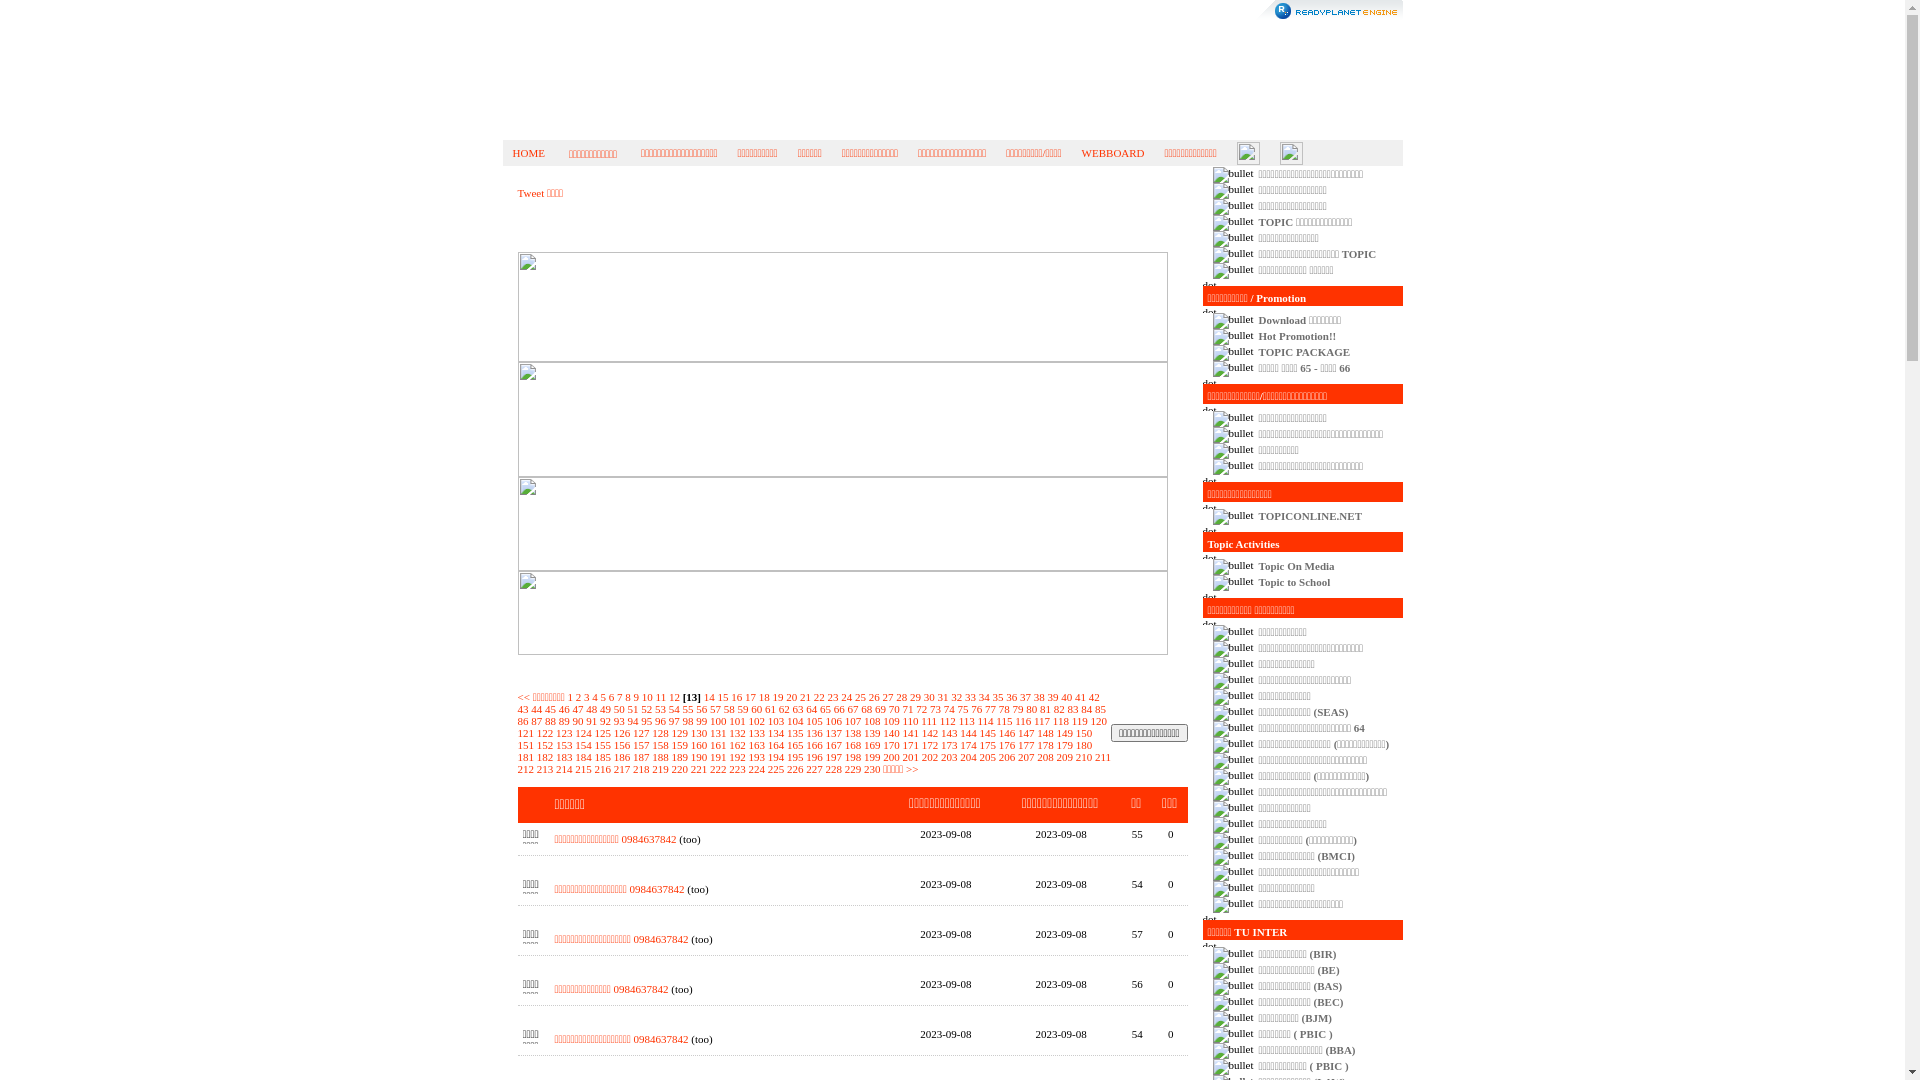 Image resolution: width=1920 pixels, height=1080 pixels. Describe the element at coordinates (1040, 721) in the screenshot. I see `'117'` at that location.